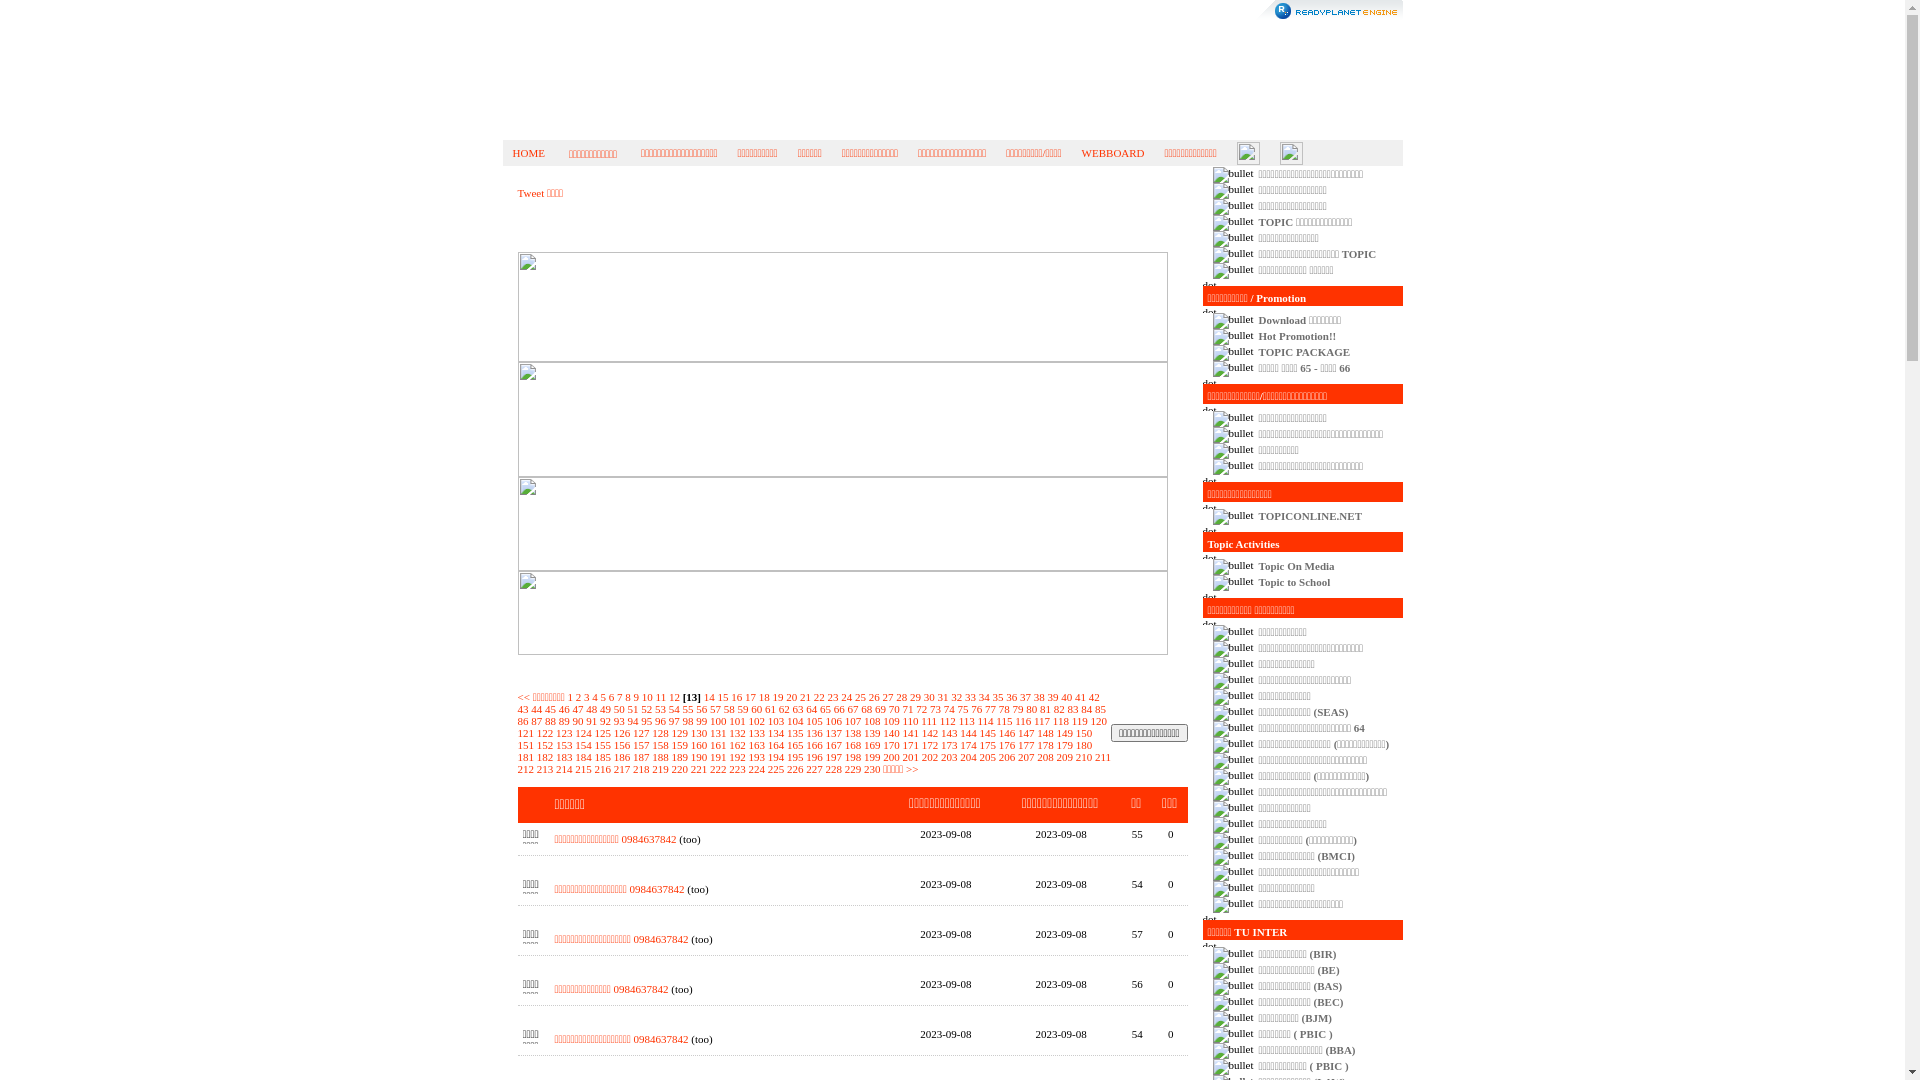 Image resolution: width=1920 pixels, height=1080 pixels. Describe the element at coordinates (1040, 721) in the screenshot. I see `'117'` at that location.